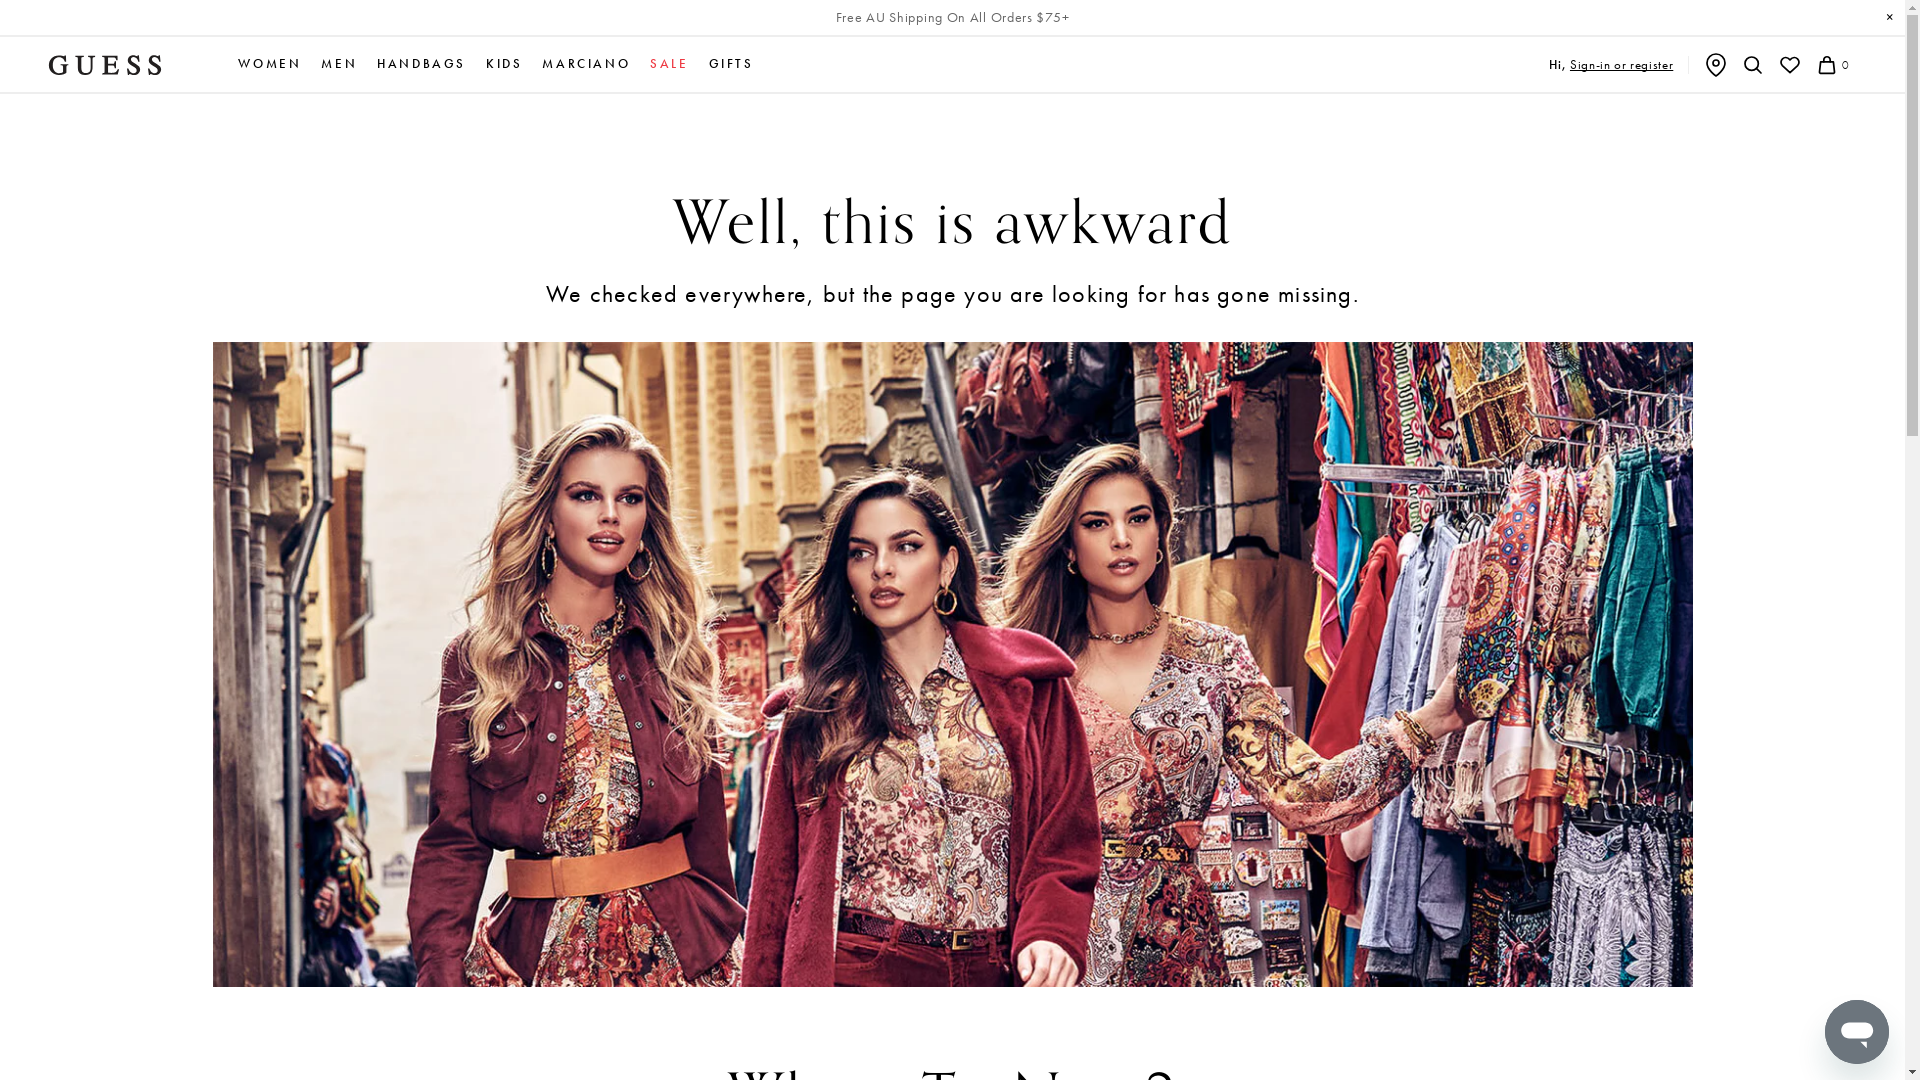  What do you see at coordinates (321, 63) in the screenshot?
I see `'MEN'` at bounding box center [321, 63].